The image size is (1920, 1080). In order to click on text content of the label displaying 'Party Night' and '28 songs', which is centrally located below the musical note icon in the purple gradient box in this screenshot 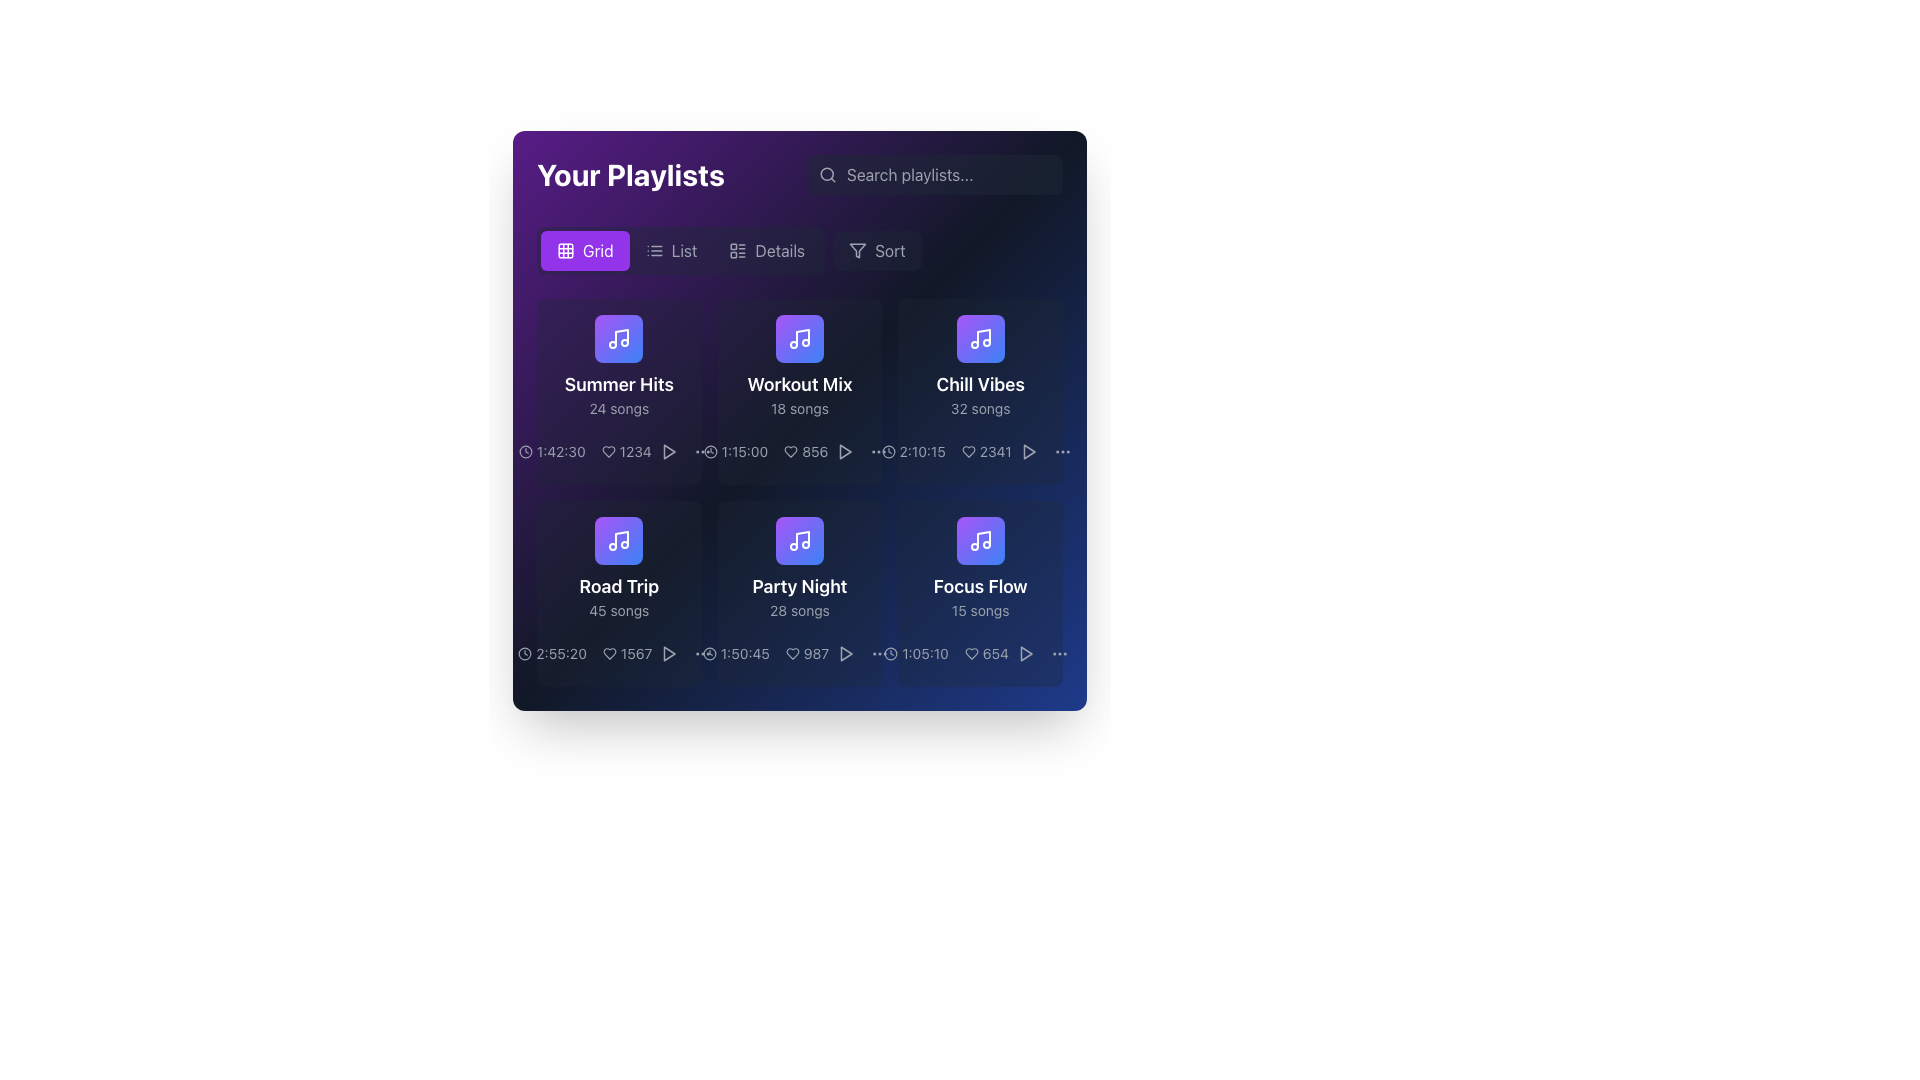, I will do `click(800, 596)`.